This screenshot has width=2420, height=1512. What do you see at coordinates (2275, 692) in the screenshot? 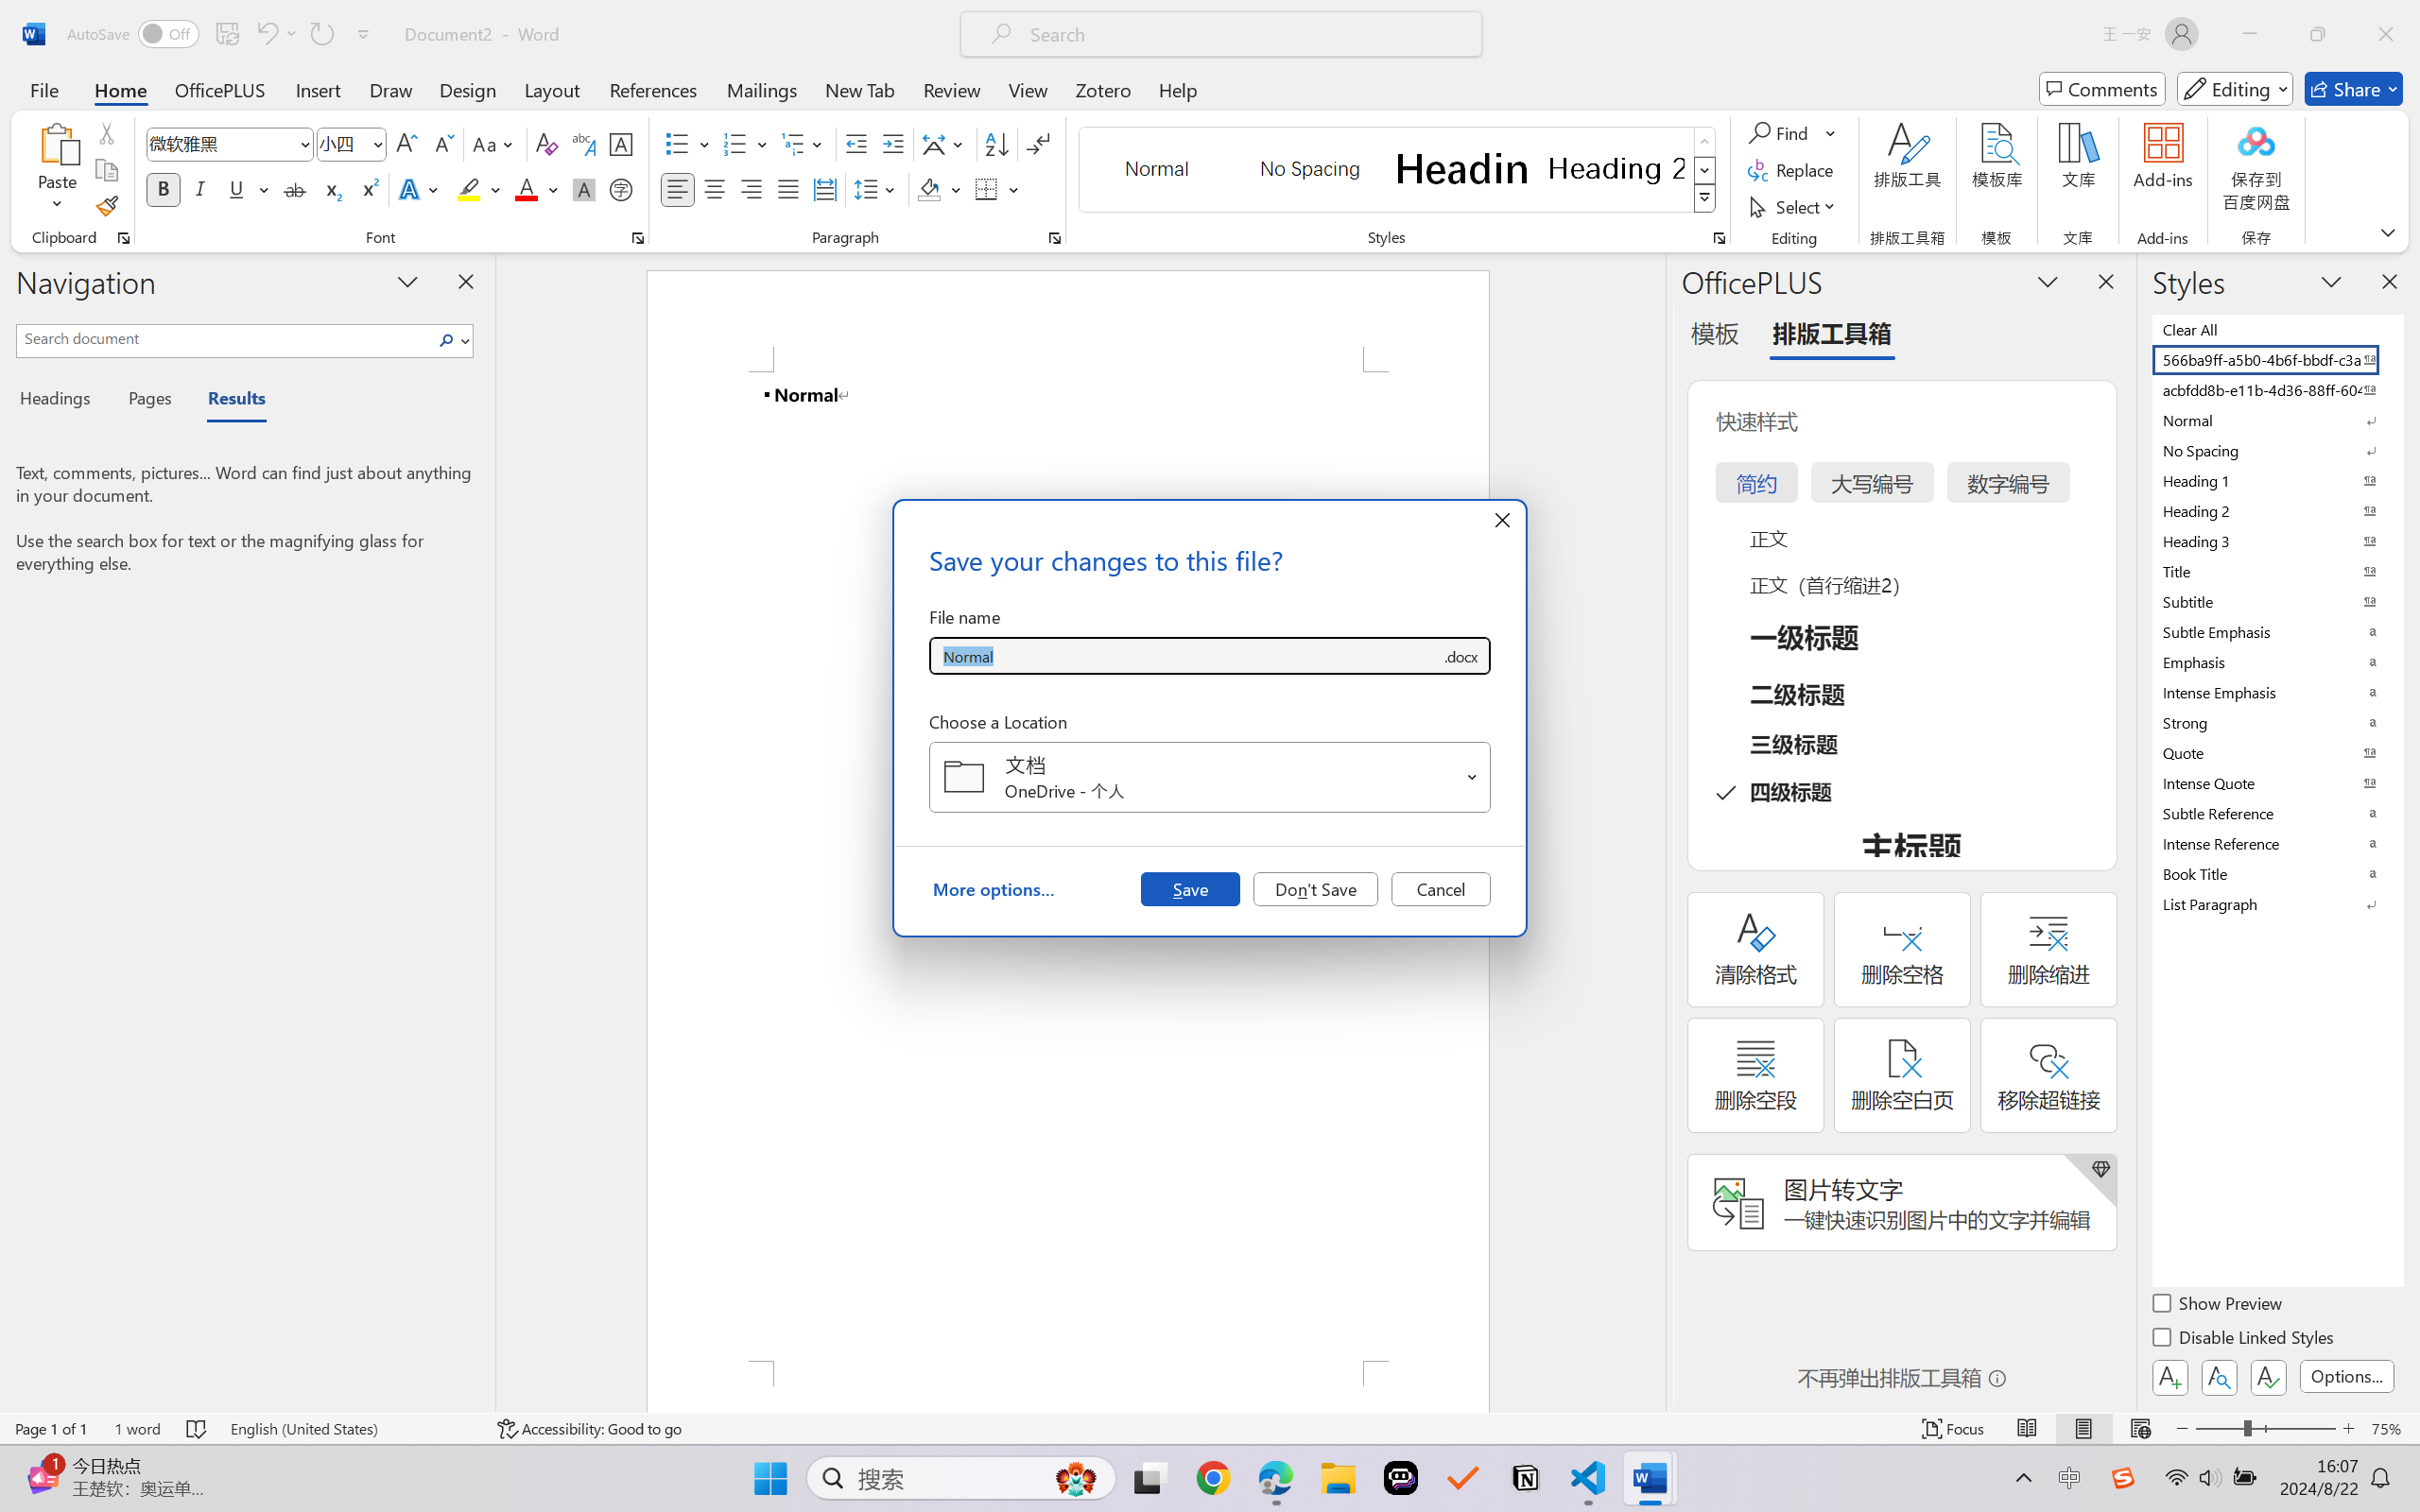
I see `'Intense Emphasis'` at bounding box center [2275, 692].